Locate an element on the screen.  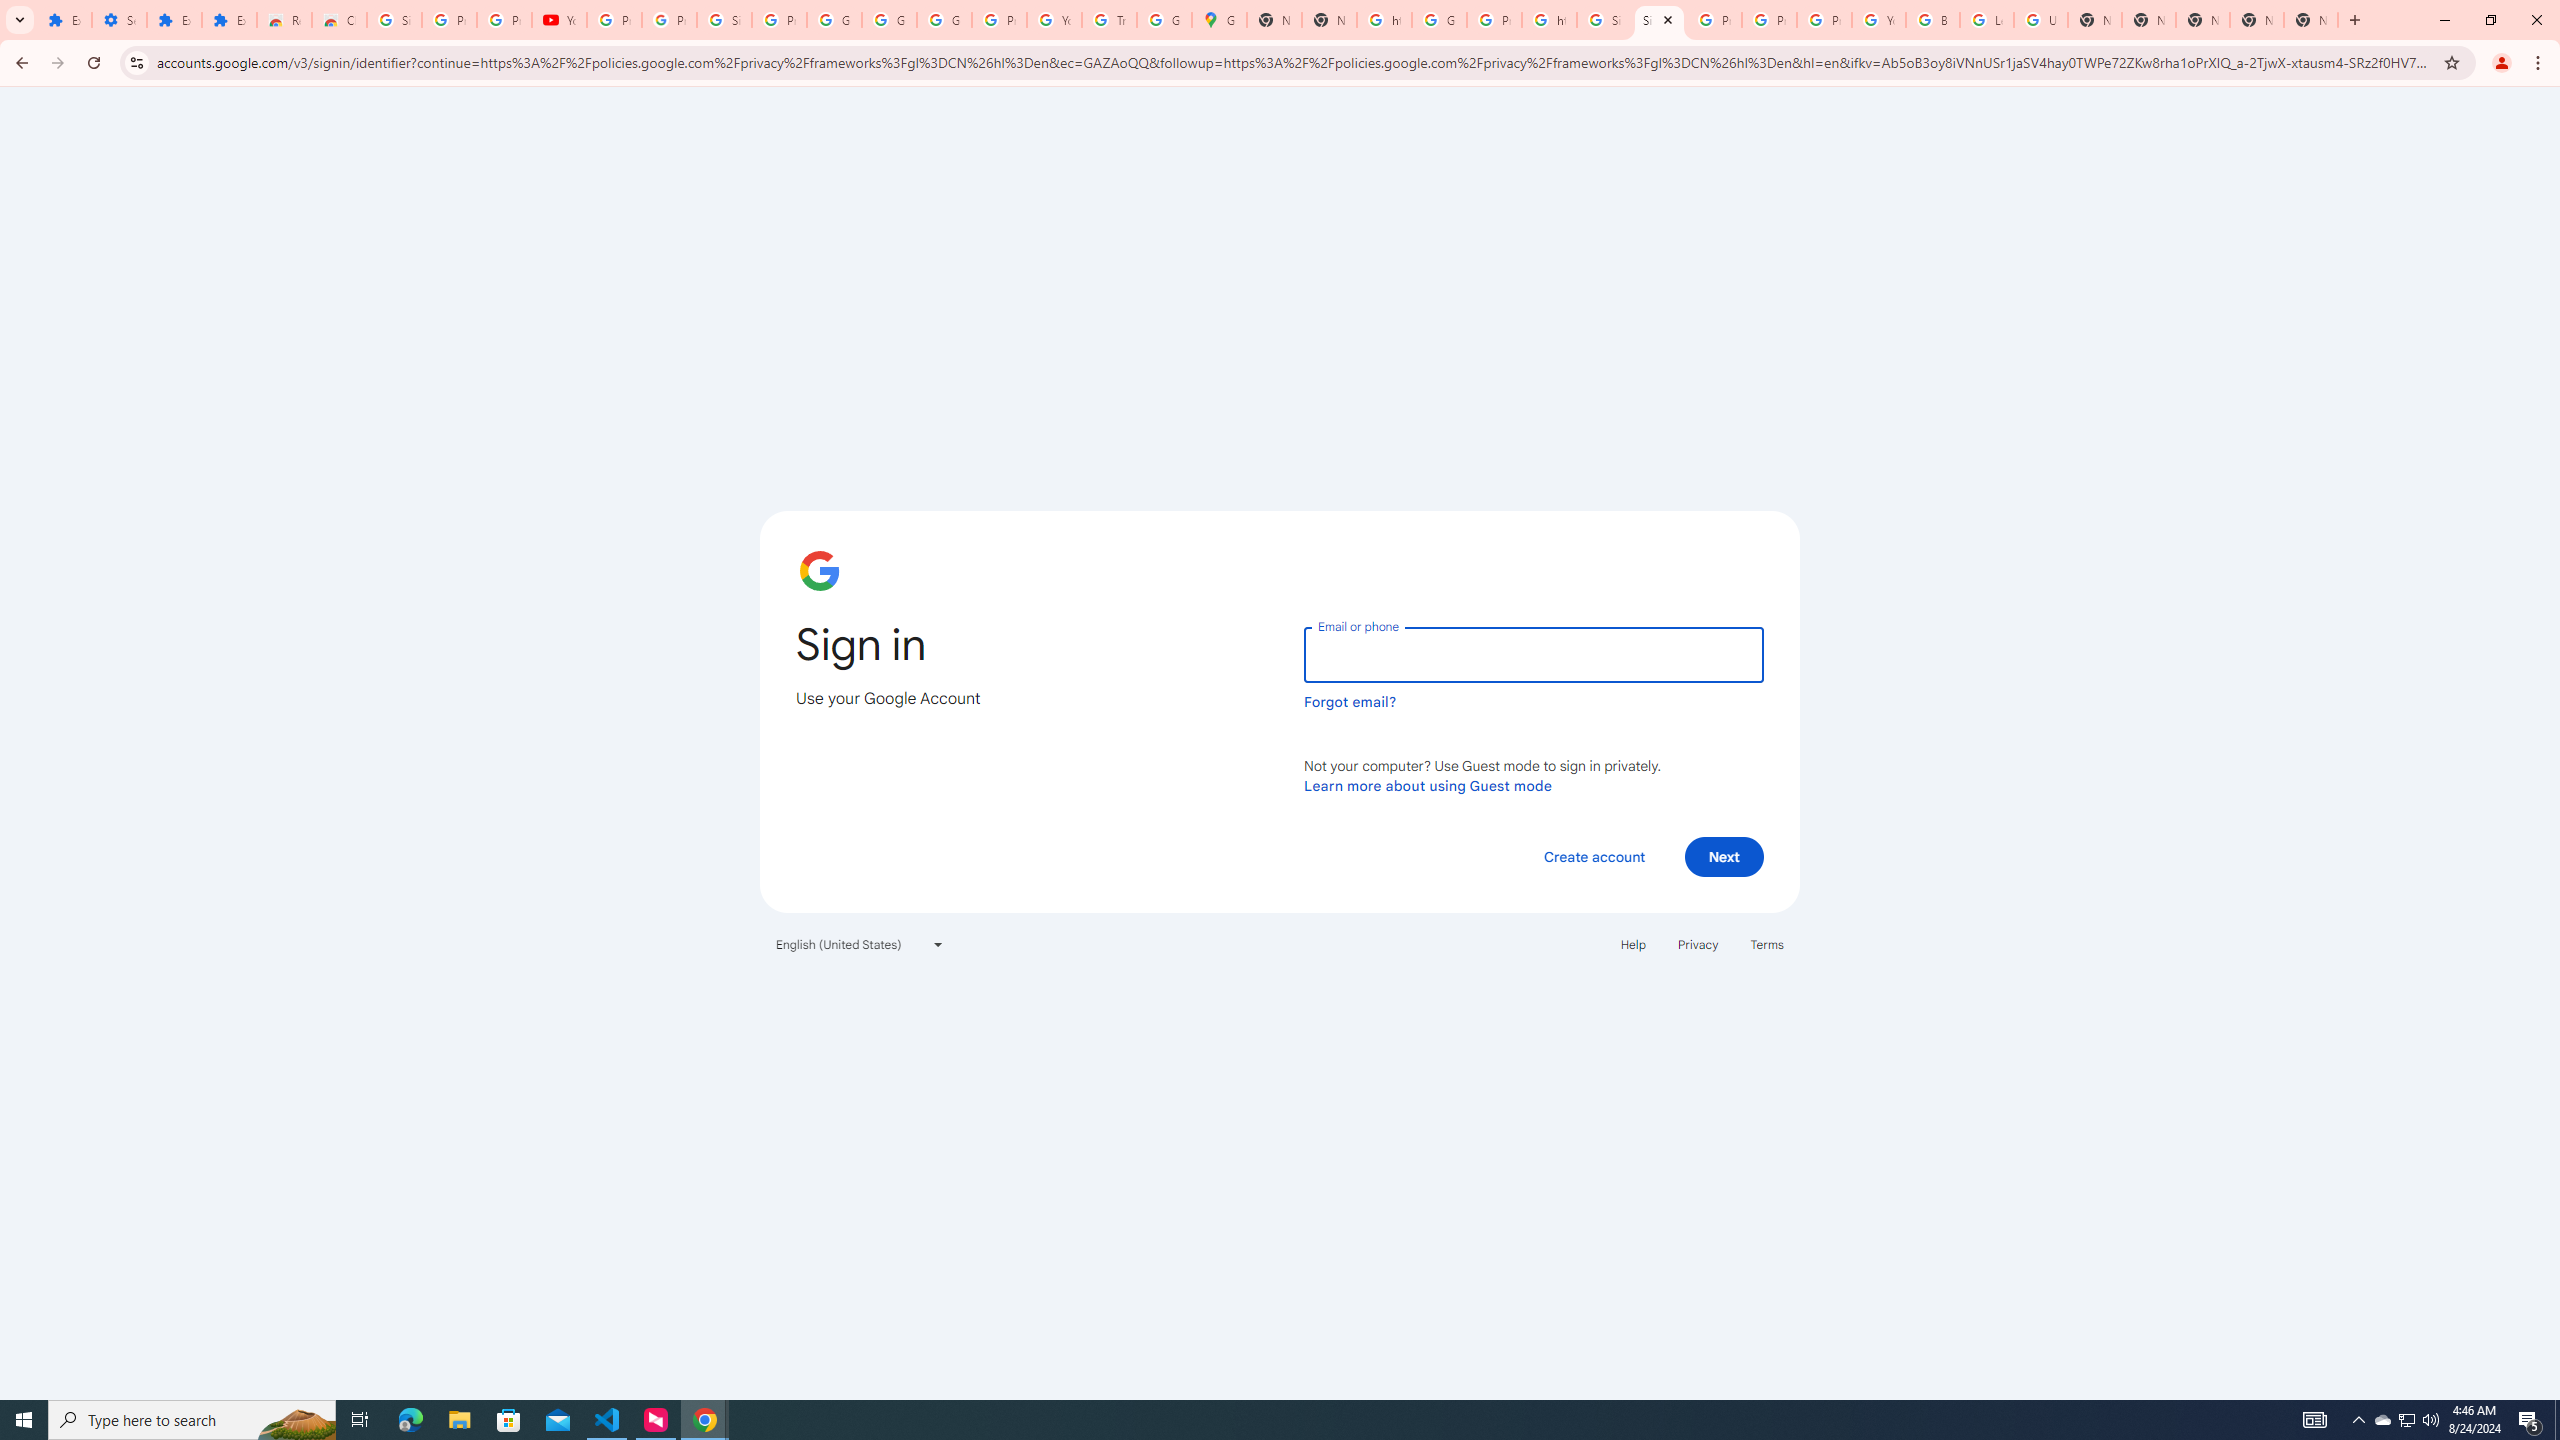
'New Tab' is located at coordinates (2201, 19).